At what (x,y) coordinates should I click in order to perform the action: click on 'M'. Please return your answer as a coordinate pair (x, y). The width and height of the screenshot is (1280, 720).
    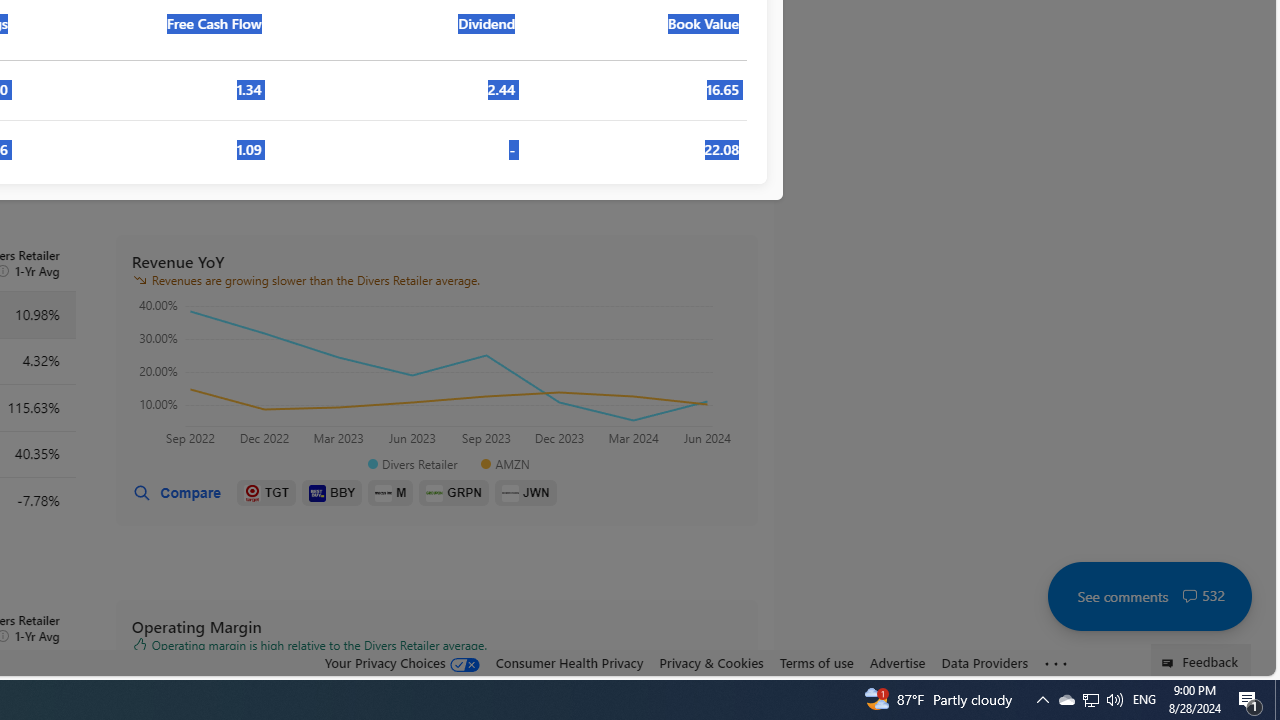
    Looking at the image, I should click on (391, 493).